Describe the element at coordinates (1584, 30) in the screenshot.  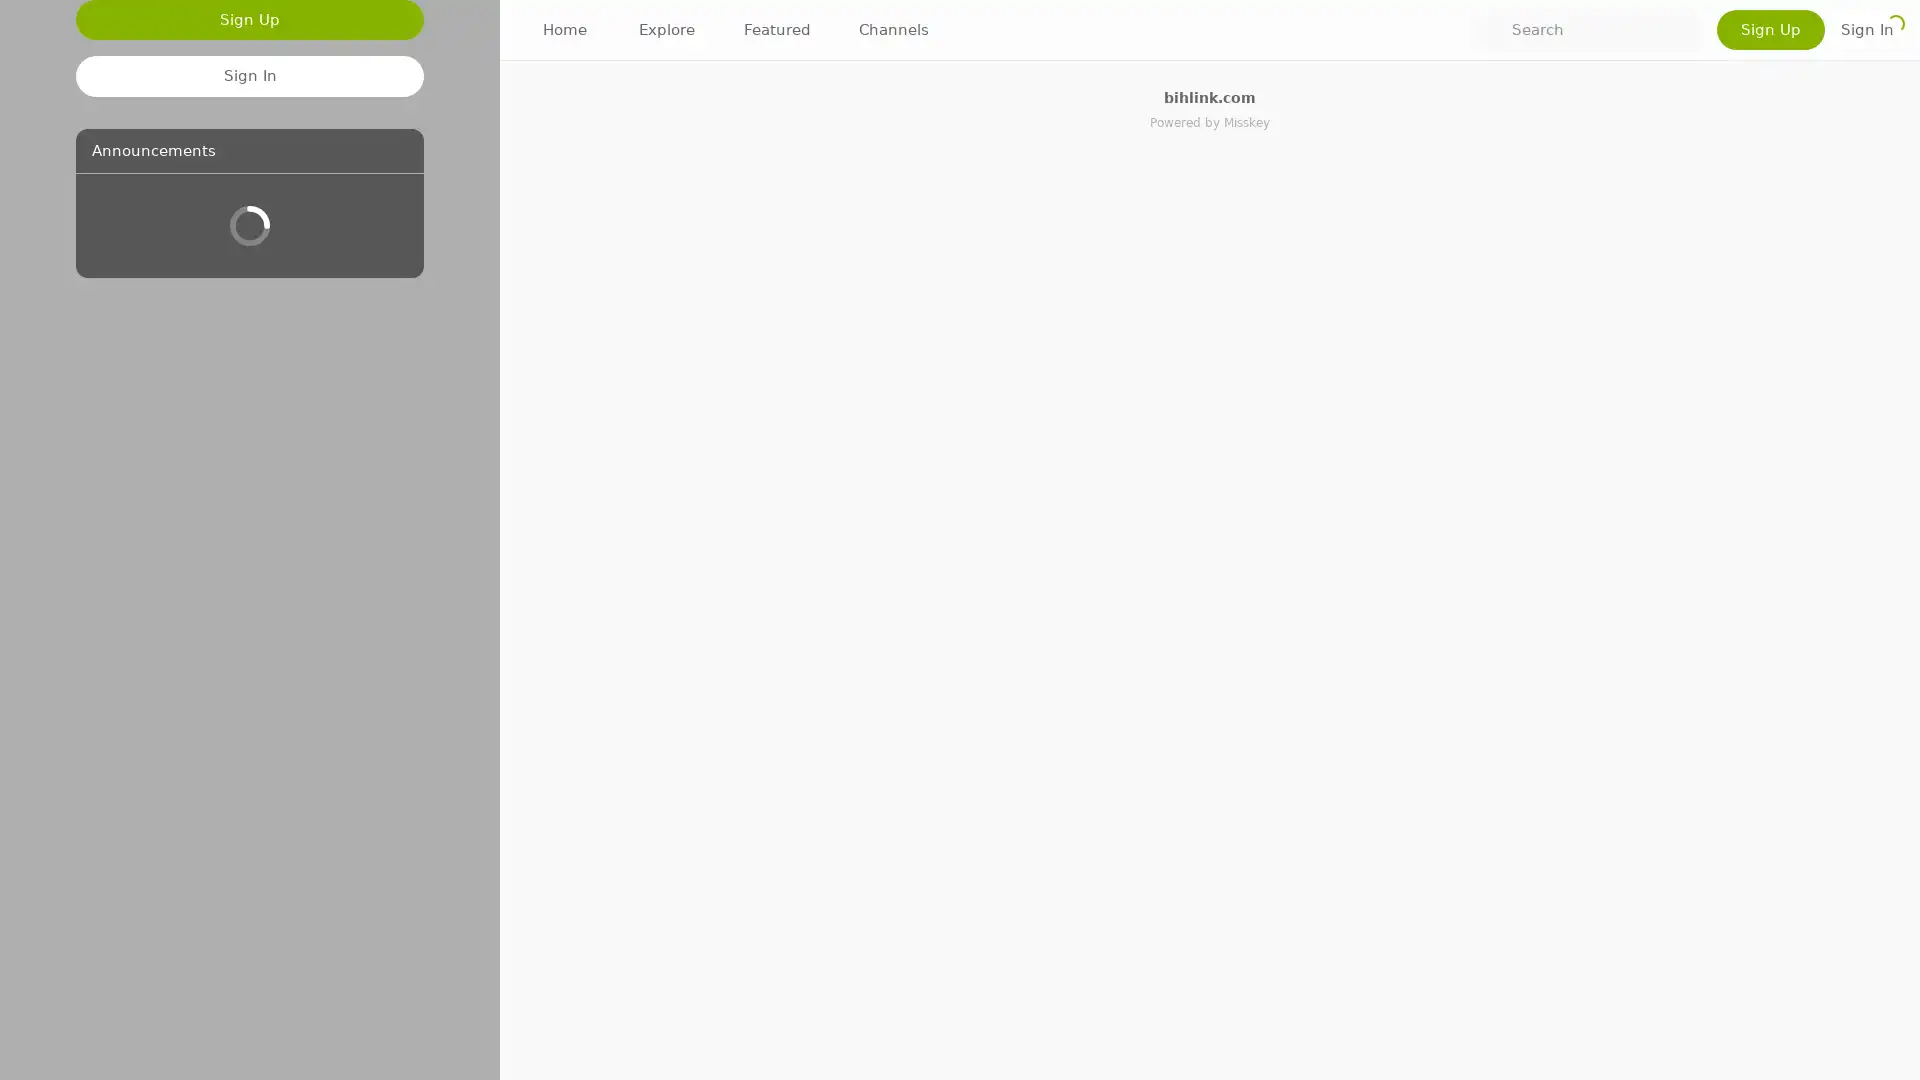
I see `Search` at that location.